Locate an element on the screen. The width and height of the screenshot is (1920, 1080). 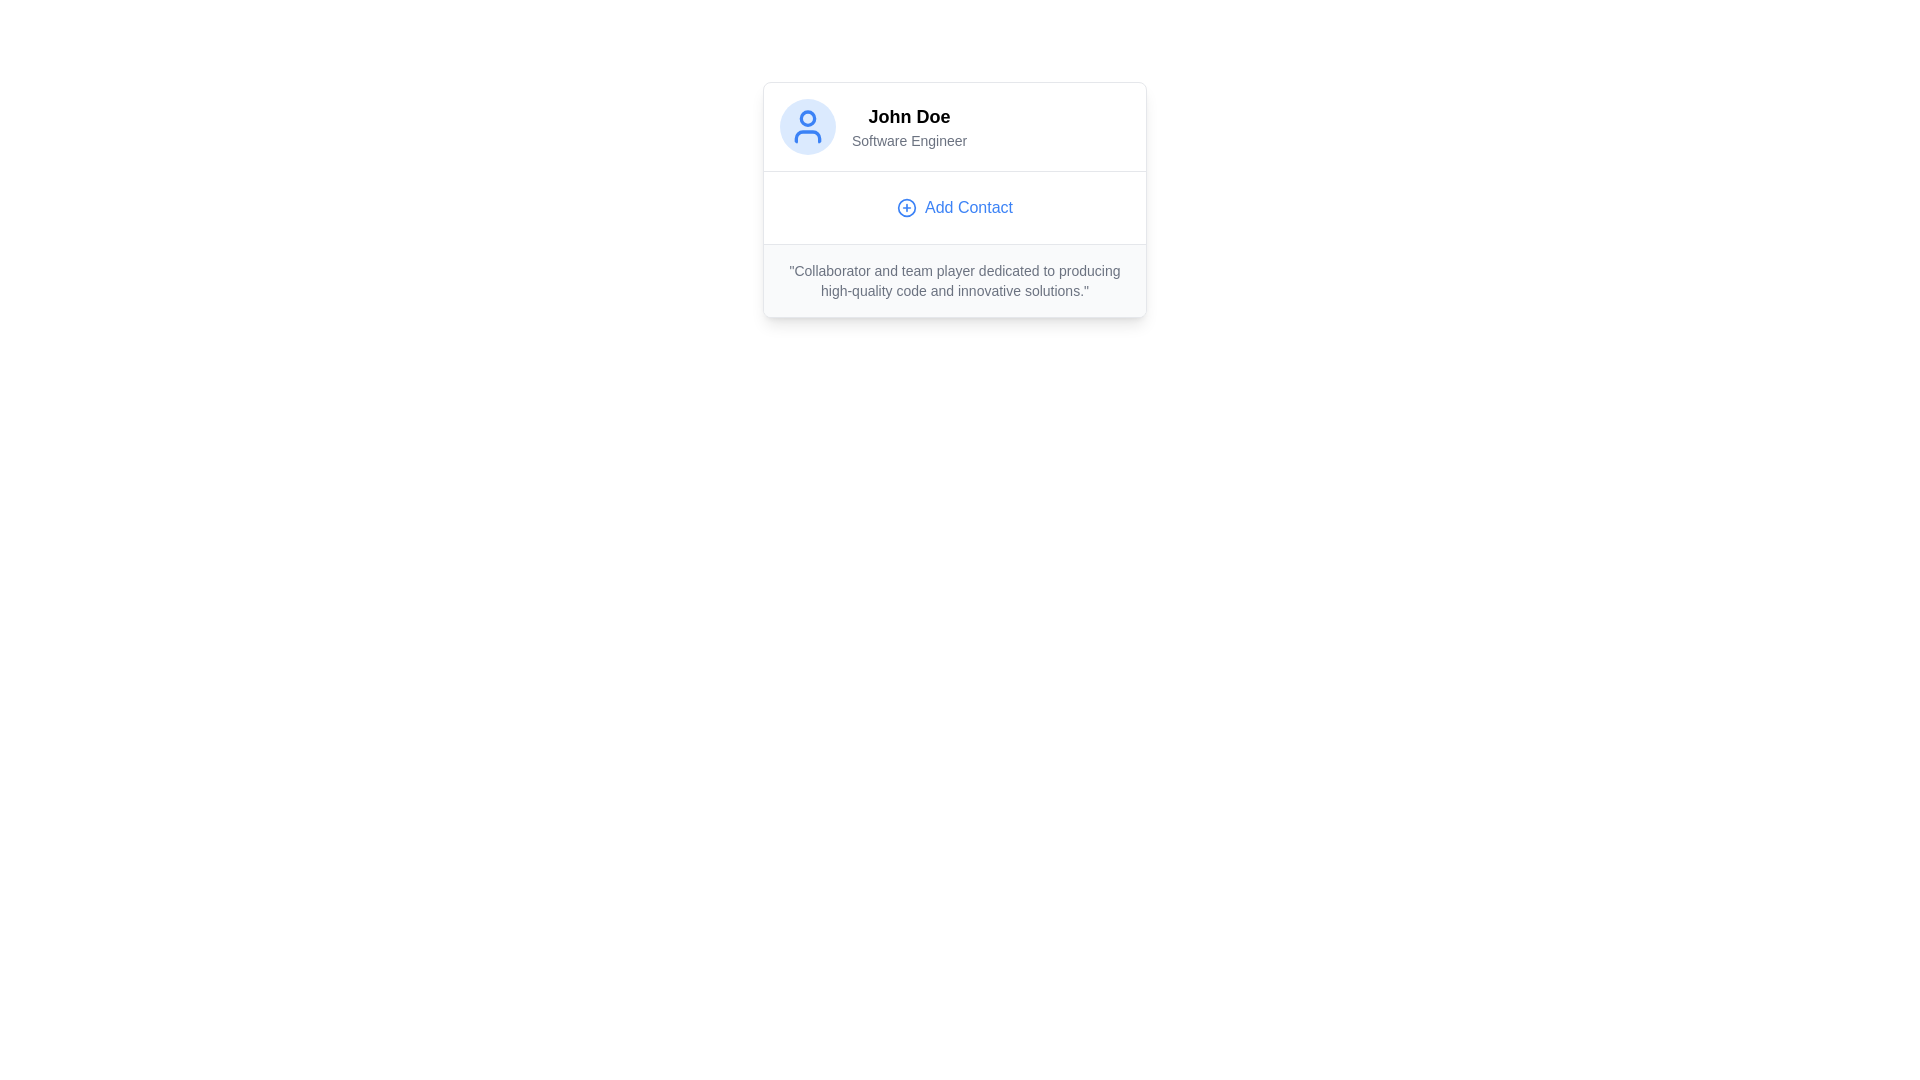
the static text content block that reads 'Collaborator and team player dedicated to producing high-quality code and innovative solutions.' which is located beneath the 'Add Contact' button is located at coordinates (954, 280).